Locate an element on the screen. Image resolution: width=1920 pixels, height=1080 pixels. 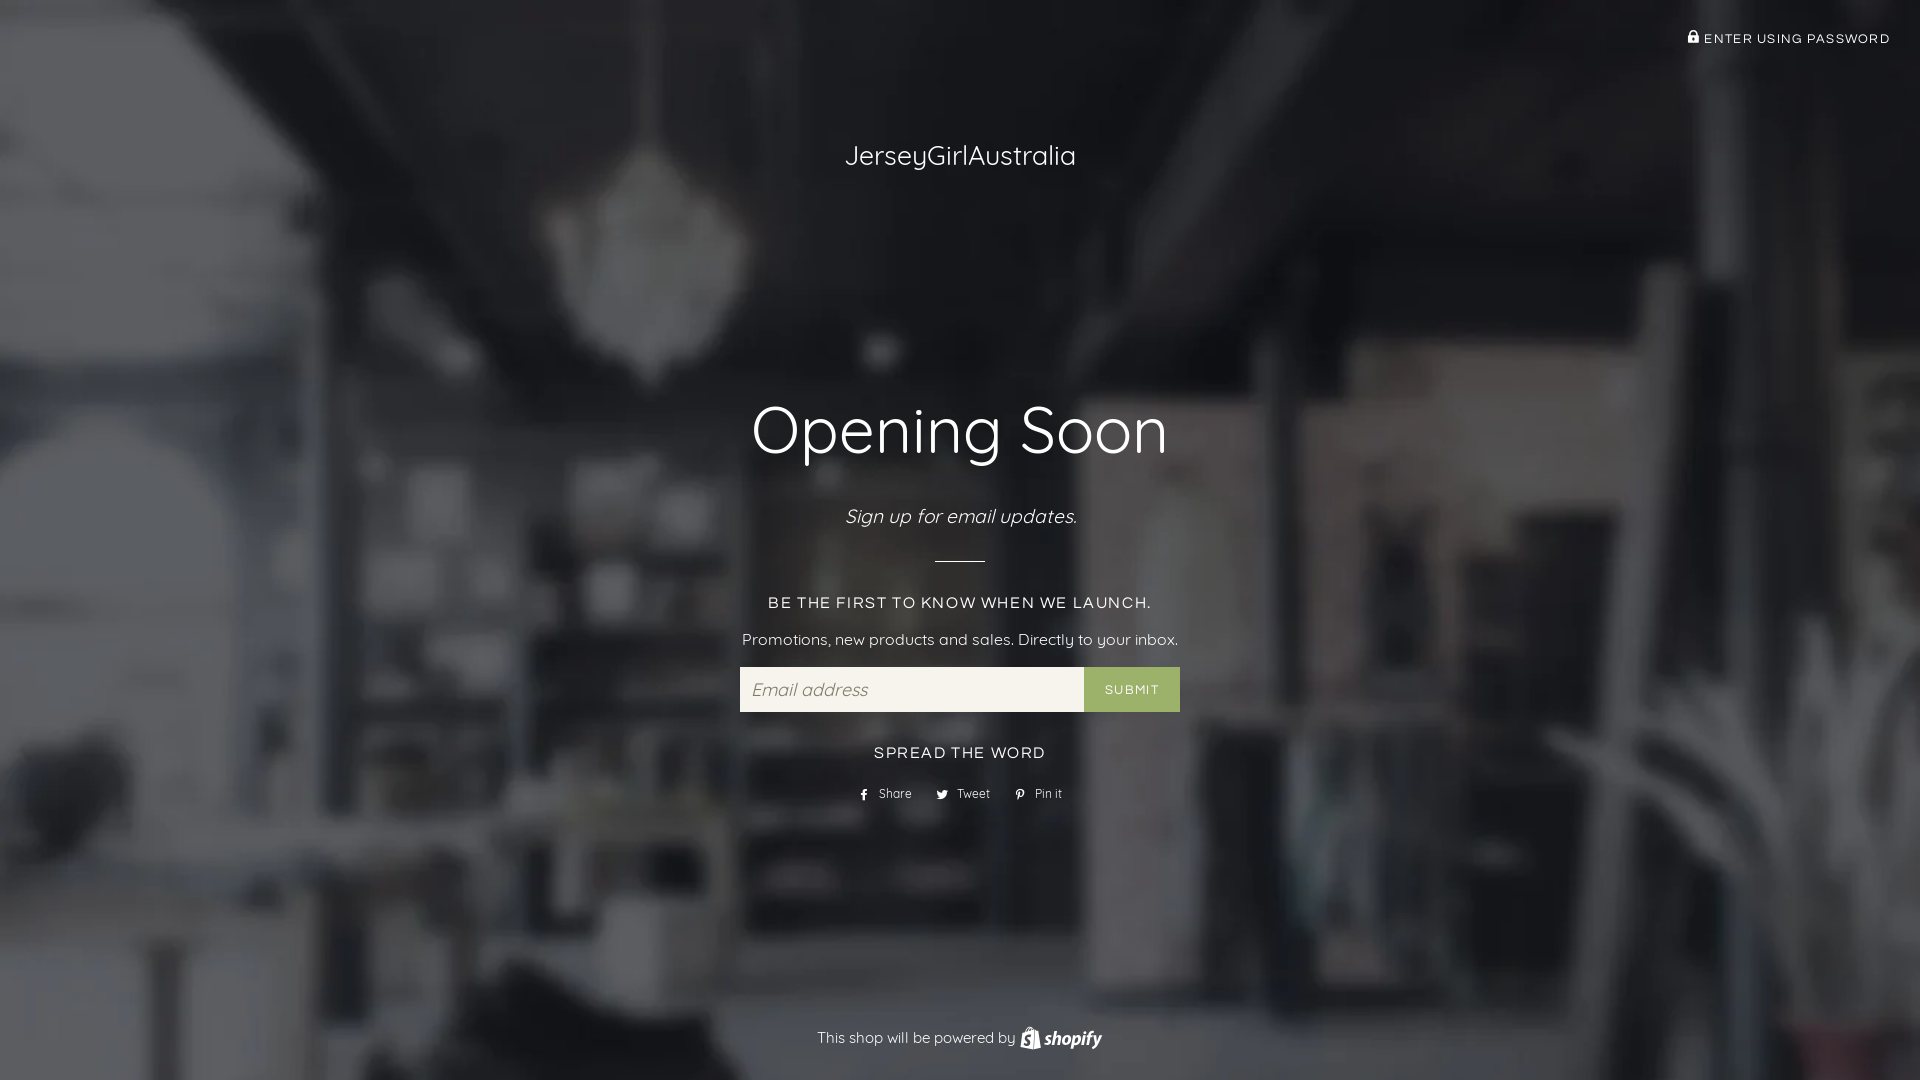
'LOCK ICON ENTER USING PASSWORD' is located at coordinates (1788, 39).